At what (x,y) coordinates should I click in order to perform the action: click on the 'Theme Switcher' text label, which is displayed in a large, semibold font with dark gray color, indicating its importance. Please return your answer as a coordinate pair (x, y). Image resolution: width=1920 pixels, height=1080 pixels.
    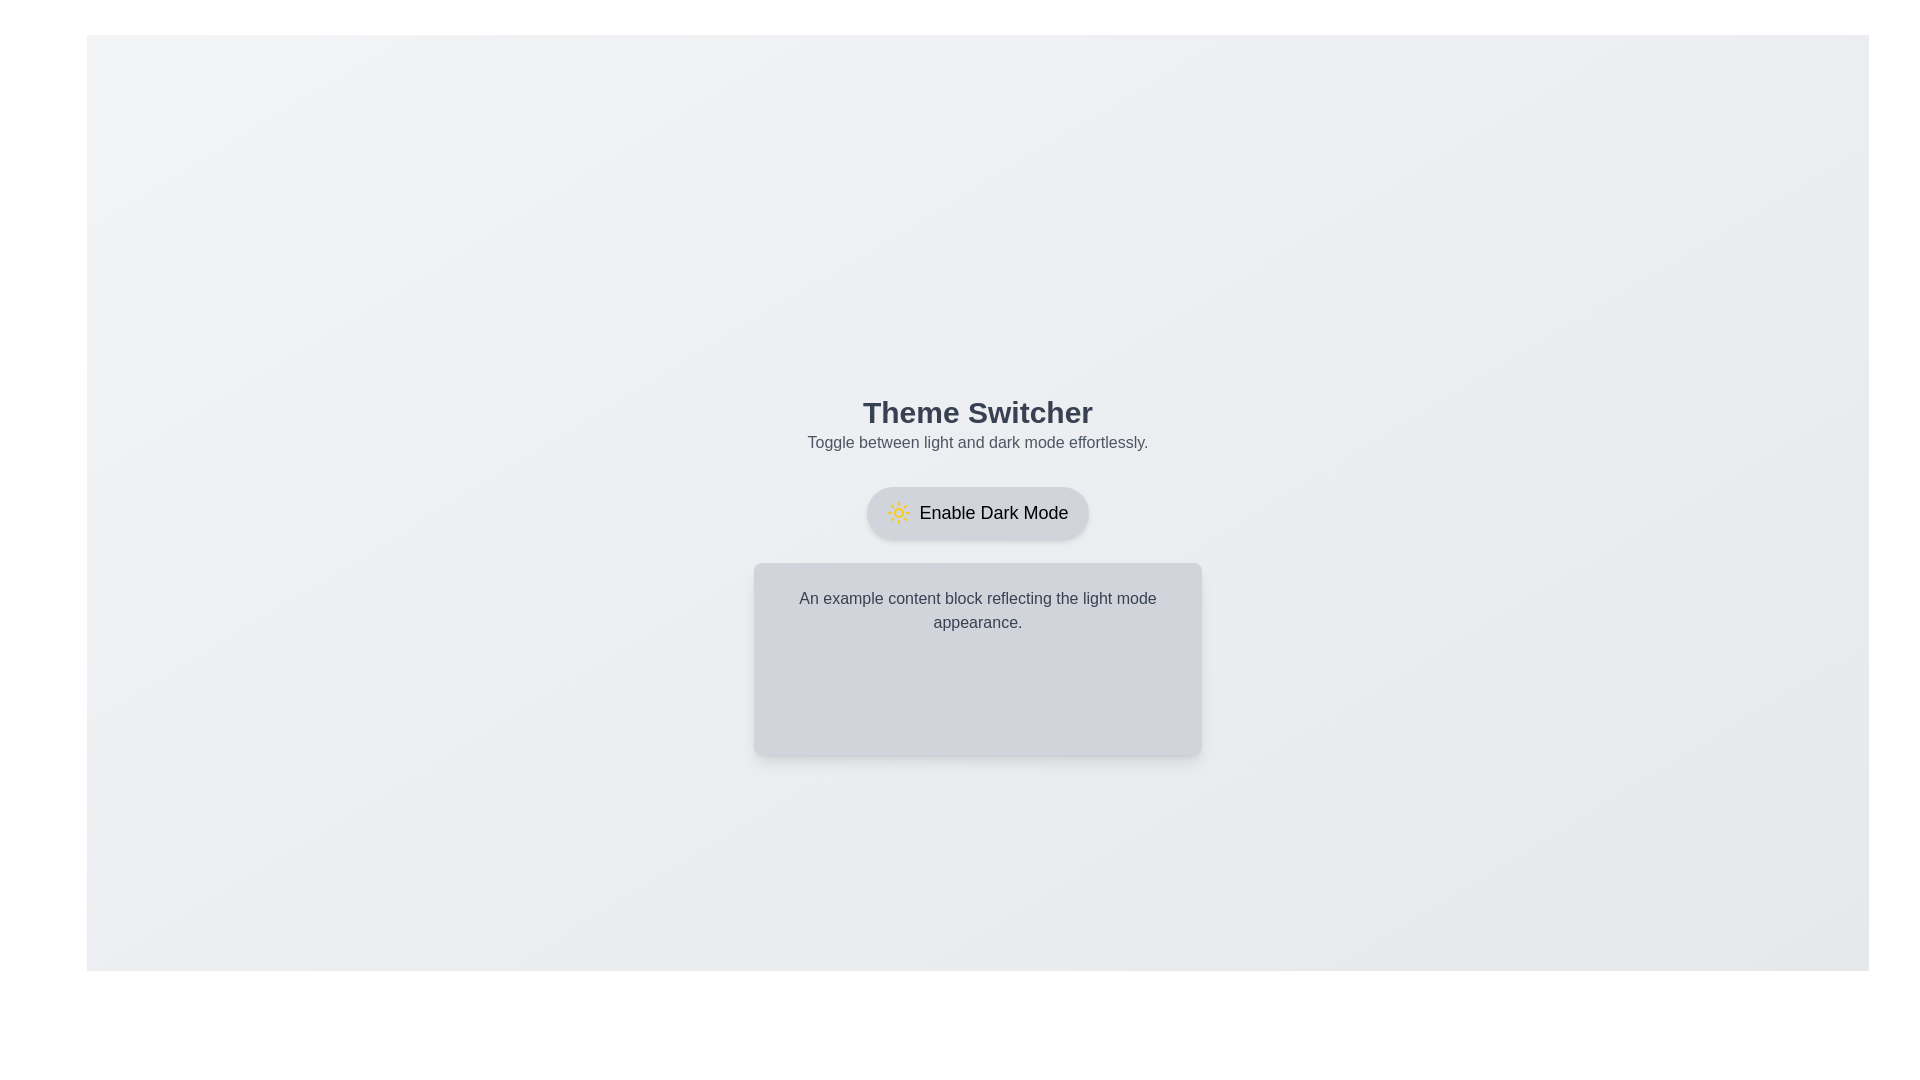
    Looking at the image, I should click on (978, 411).